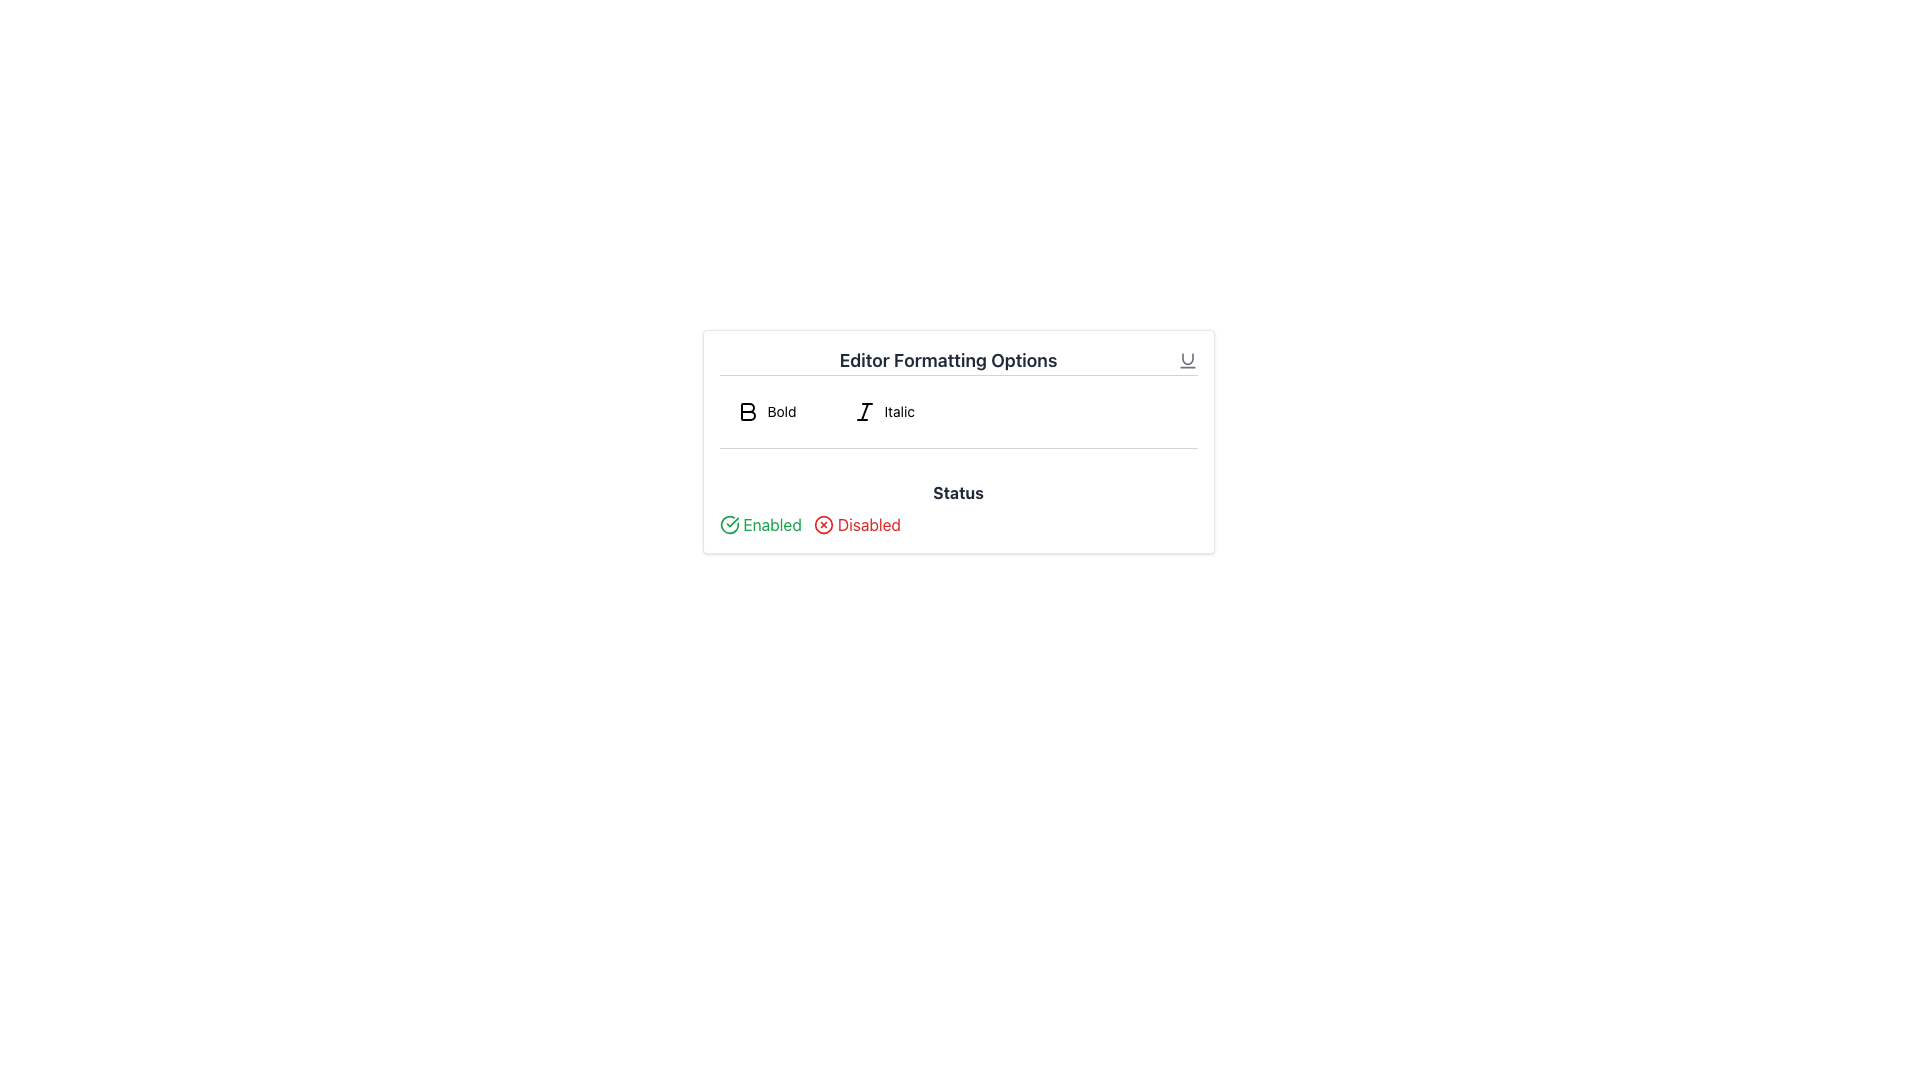 The height and width of the screenshot is (1080, 1920). Describe the element at coordinates (728, 523) in the screenshot. I see `the decorative icon shape component located near the 'Status' label in the interface` at that location.